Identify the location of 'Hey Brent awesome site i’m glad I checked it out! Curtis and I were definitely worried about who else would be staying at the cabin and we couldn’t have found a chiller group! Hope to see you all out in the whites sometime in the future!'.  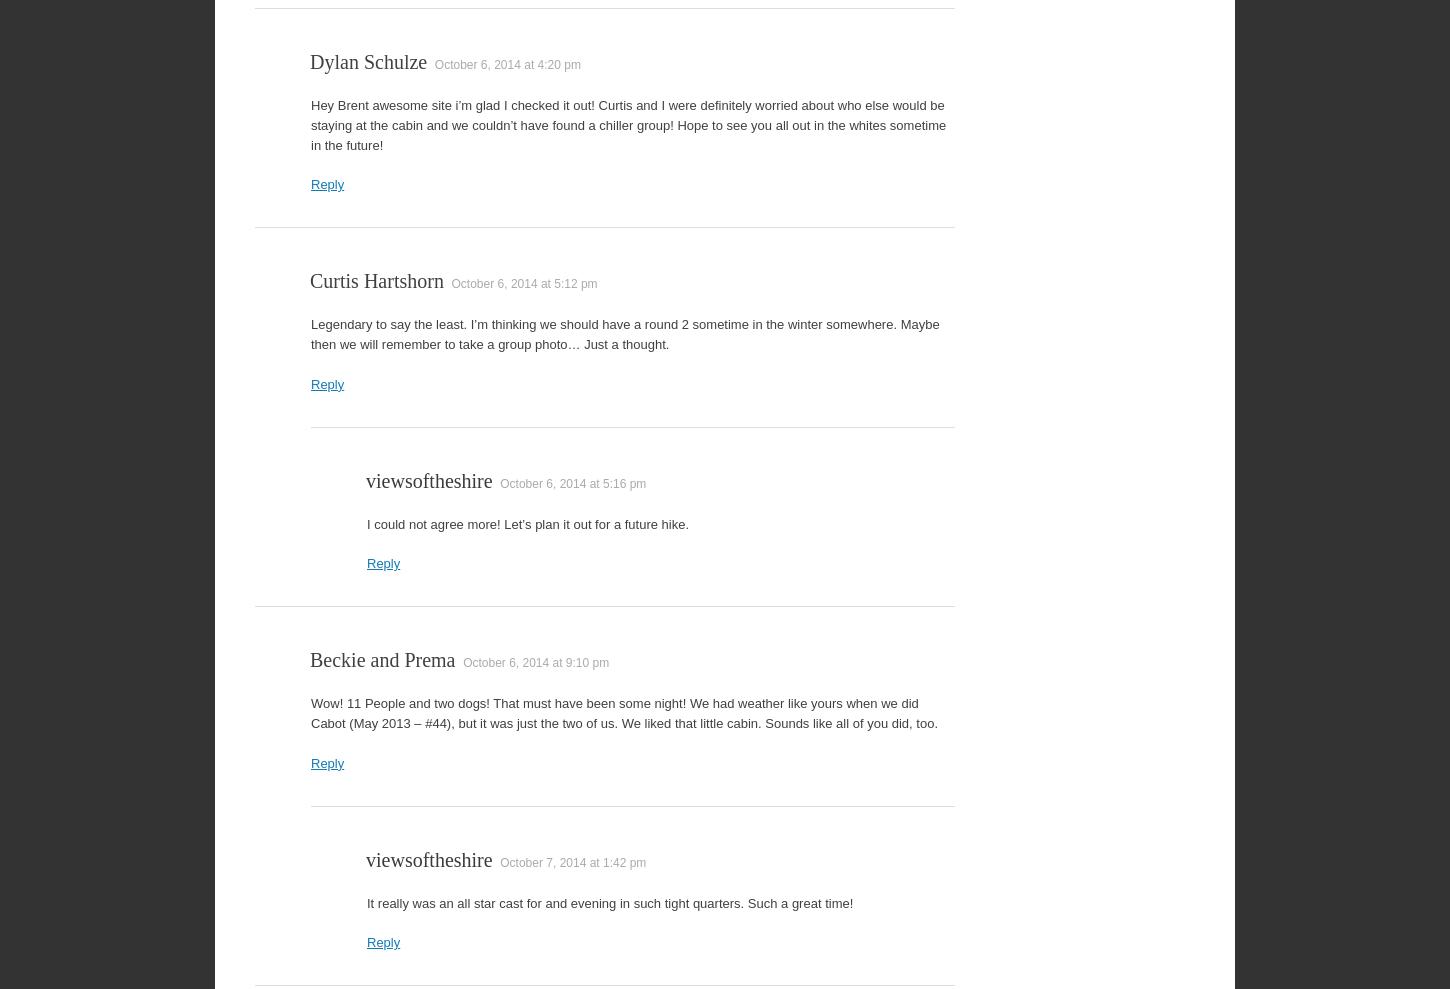
(627, 123).